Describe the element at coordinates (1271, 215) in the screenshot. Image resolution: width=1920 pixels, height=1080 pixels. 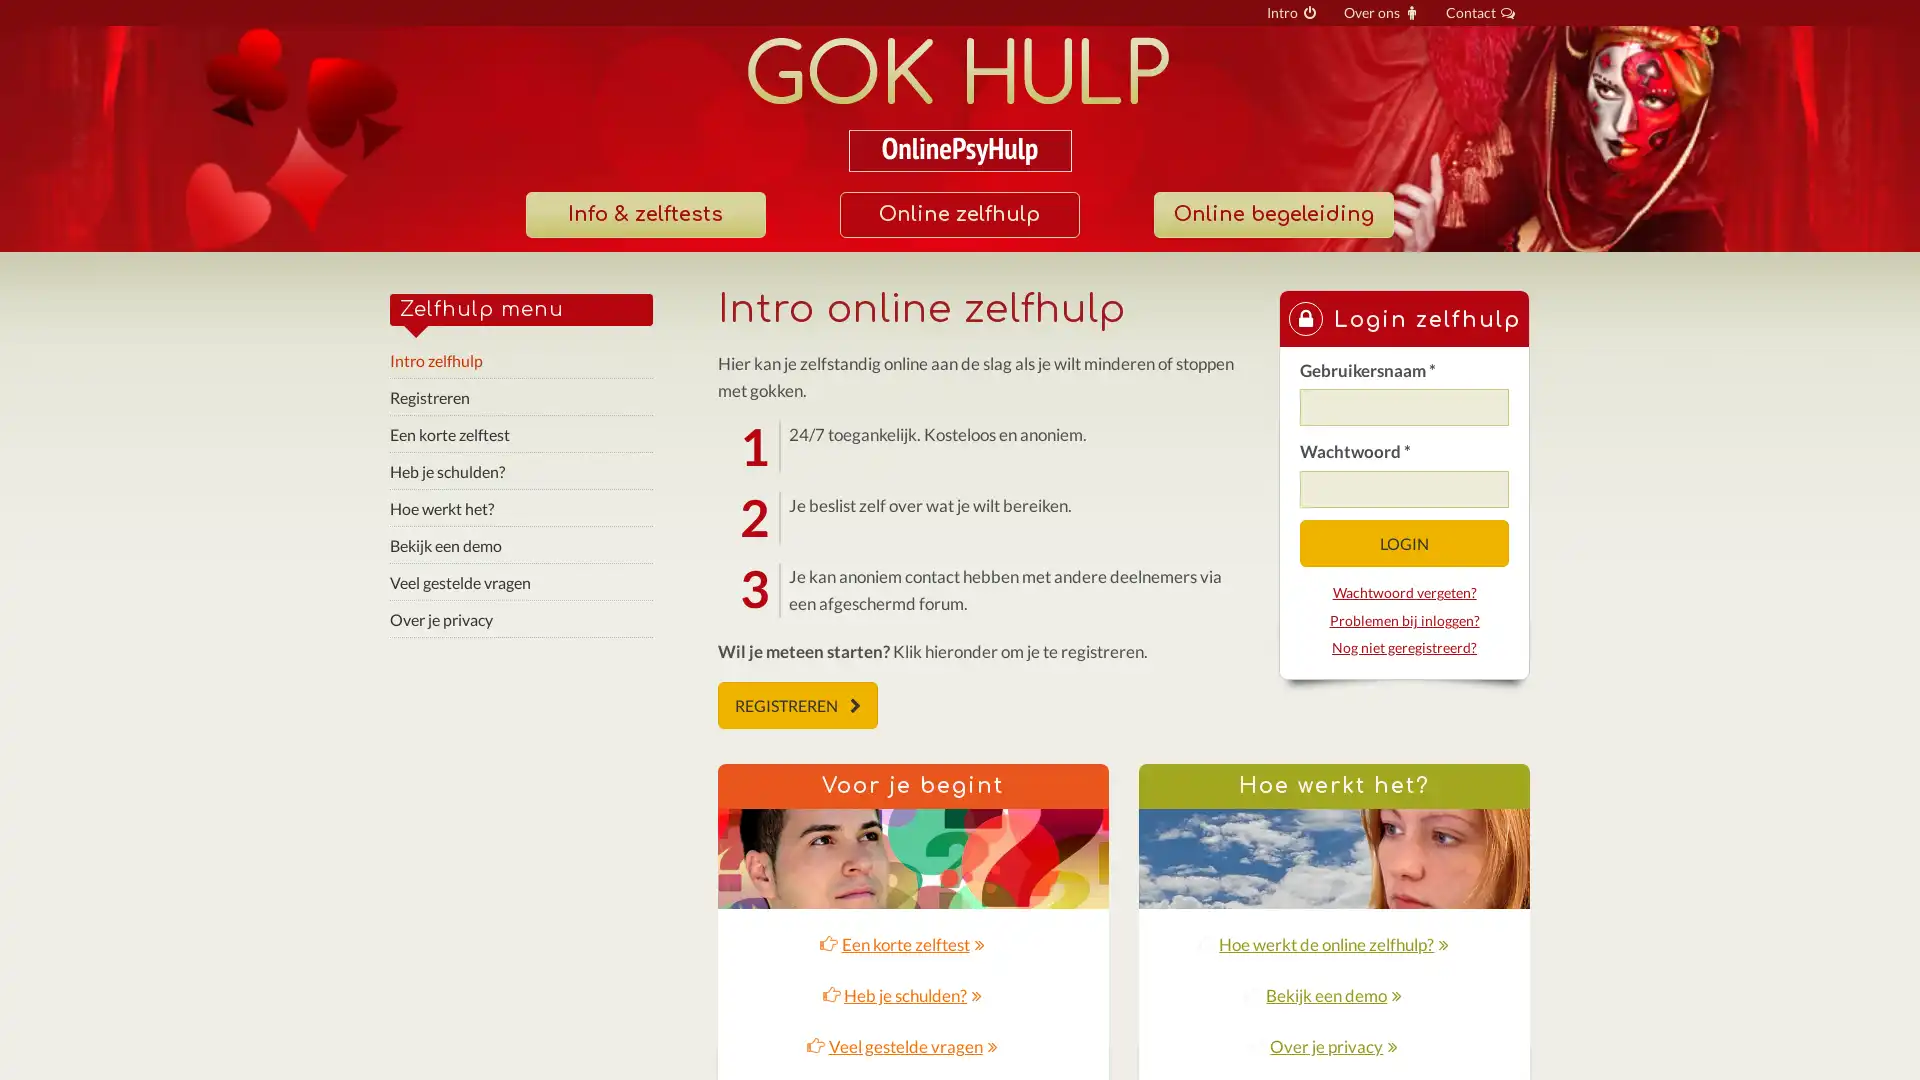
I see `Online begeleiding` at that location.